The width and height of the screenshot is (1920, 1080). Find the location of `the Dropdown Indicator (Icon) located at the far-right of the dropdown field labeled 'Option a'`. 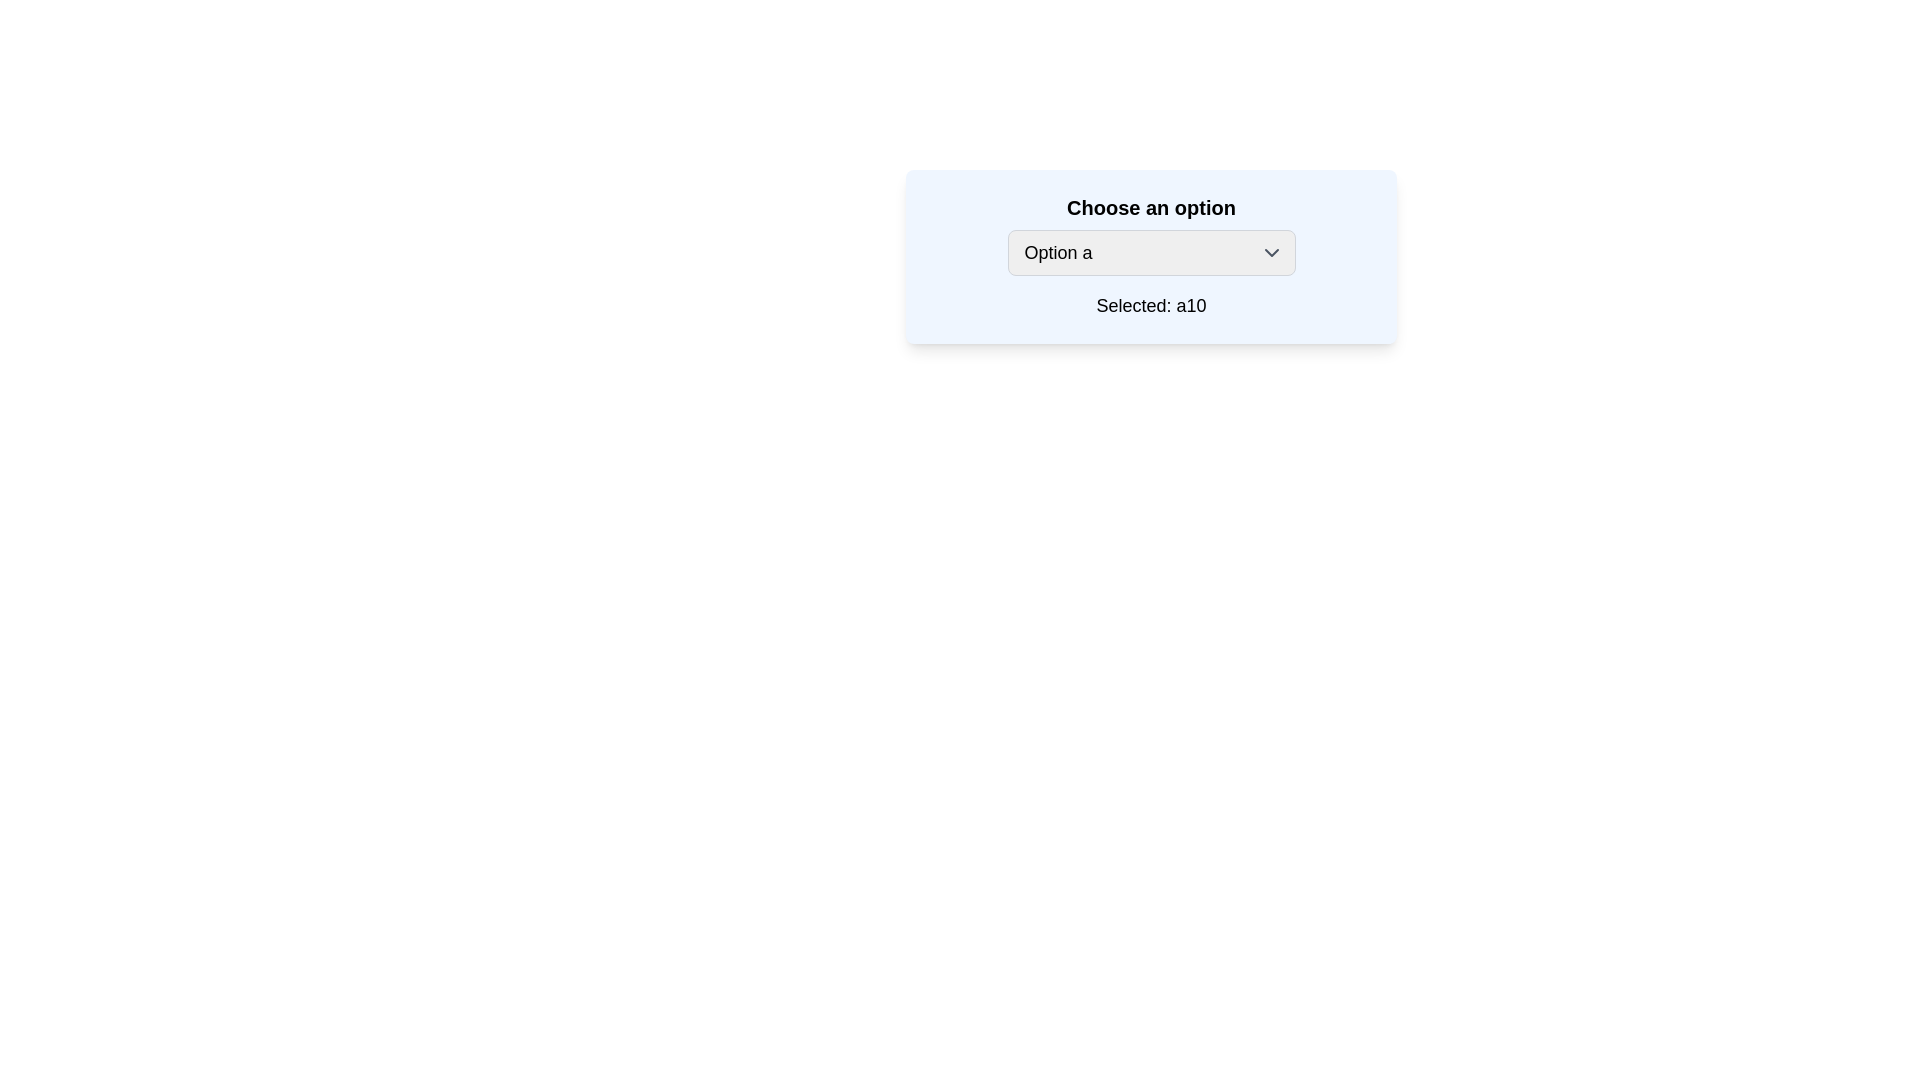

the Dropdown Indicator (Icon) located at the far-right of the dropdown field labeled 'Option a' is located at coordinates (1270, 252).